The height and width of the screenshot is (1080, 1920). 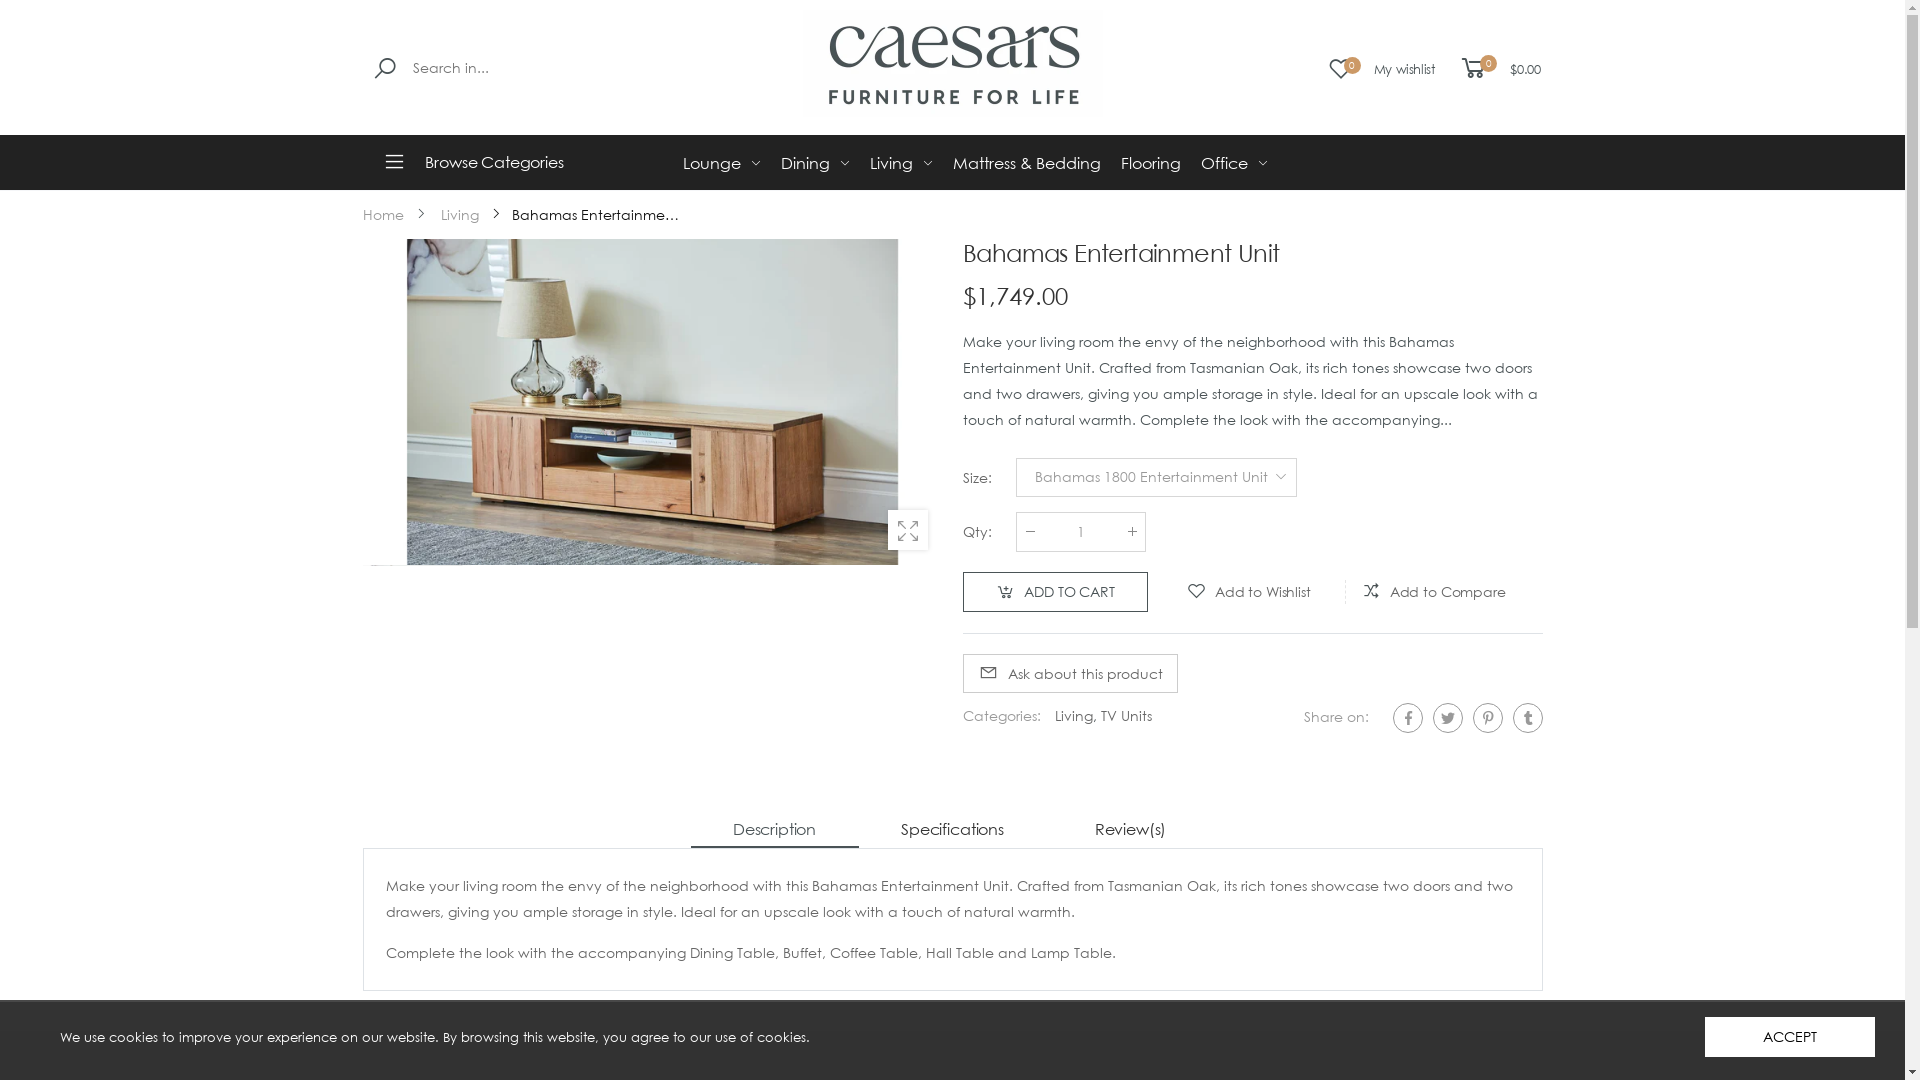 What do you see at coordinates (1156, 591) in the screenshot?
I see `'Add to Wishlist'` at bounding box center [1156, 591].